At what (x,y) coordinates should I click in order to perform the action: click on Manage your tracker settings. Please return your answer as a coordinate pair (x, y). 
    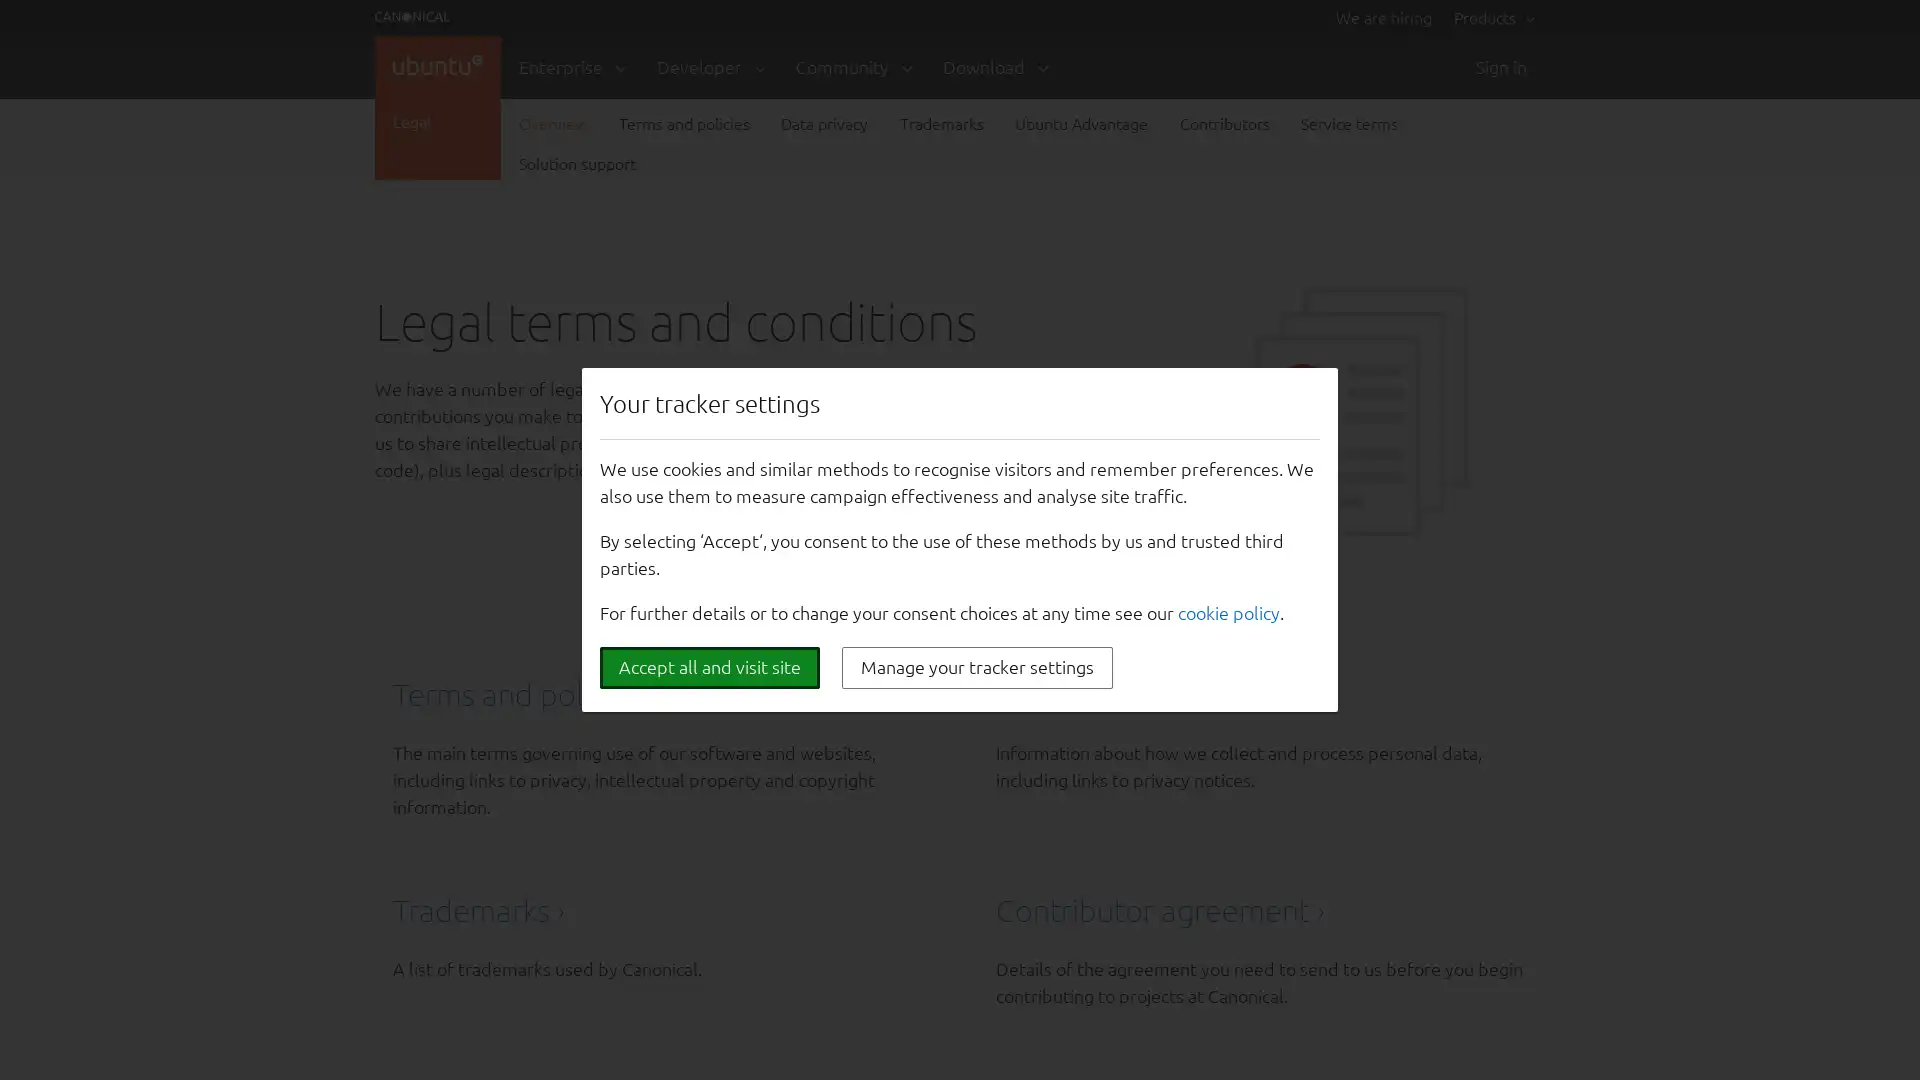
    Looking at the image, I should click on (977, 667).